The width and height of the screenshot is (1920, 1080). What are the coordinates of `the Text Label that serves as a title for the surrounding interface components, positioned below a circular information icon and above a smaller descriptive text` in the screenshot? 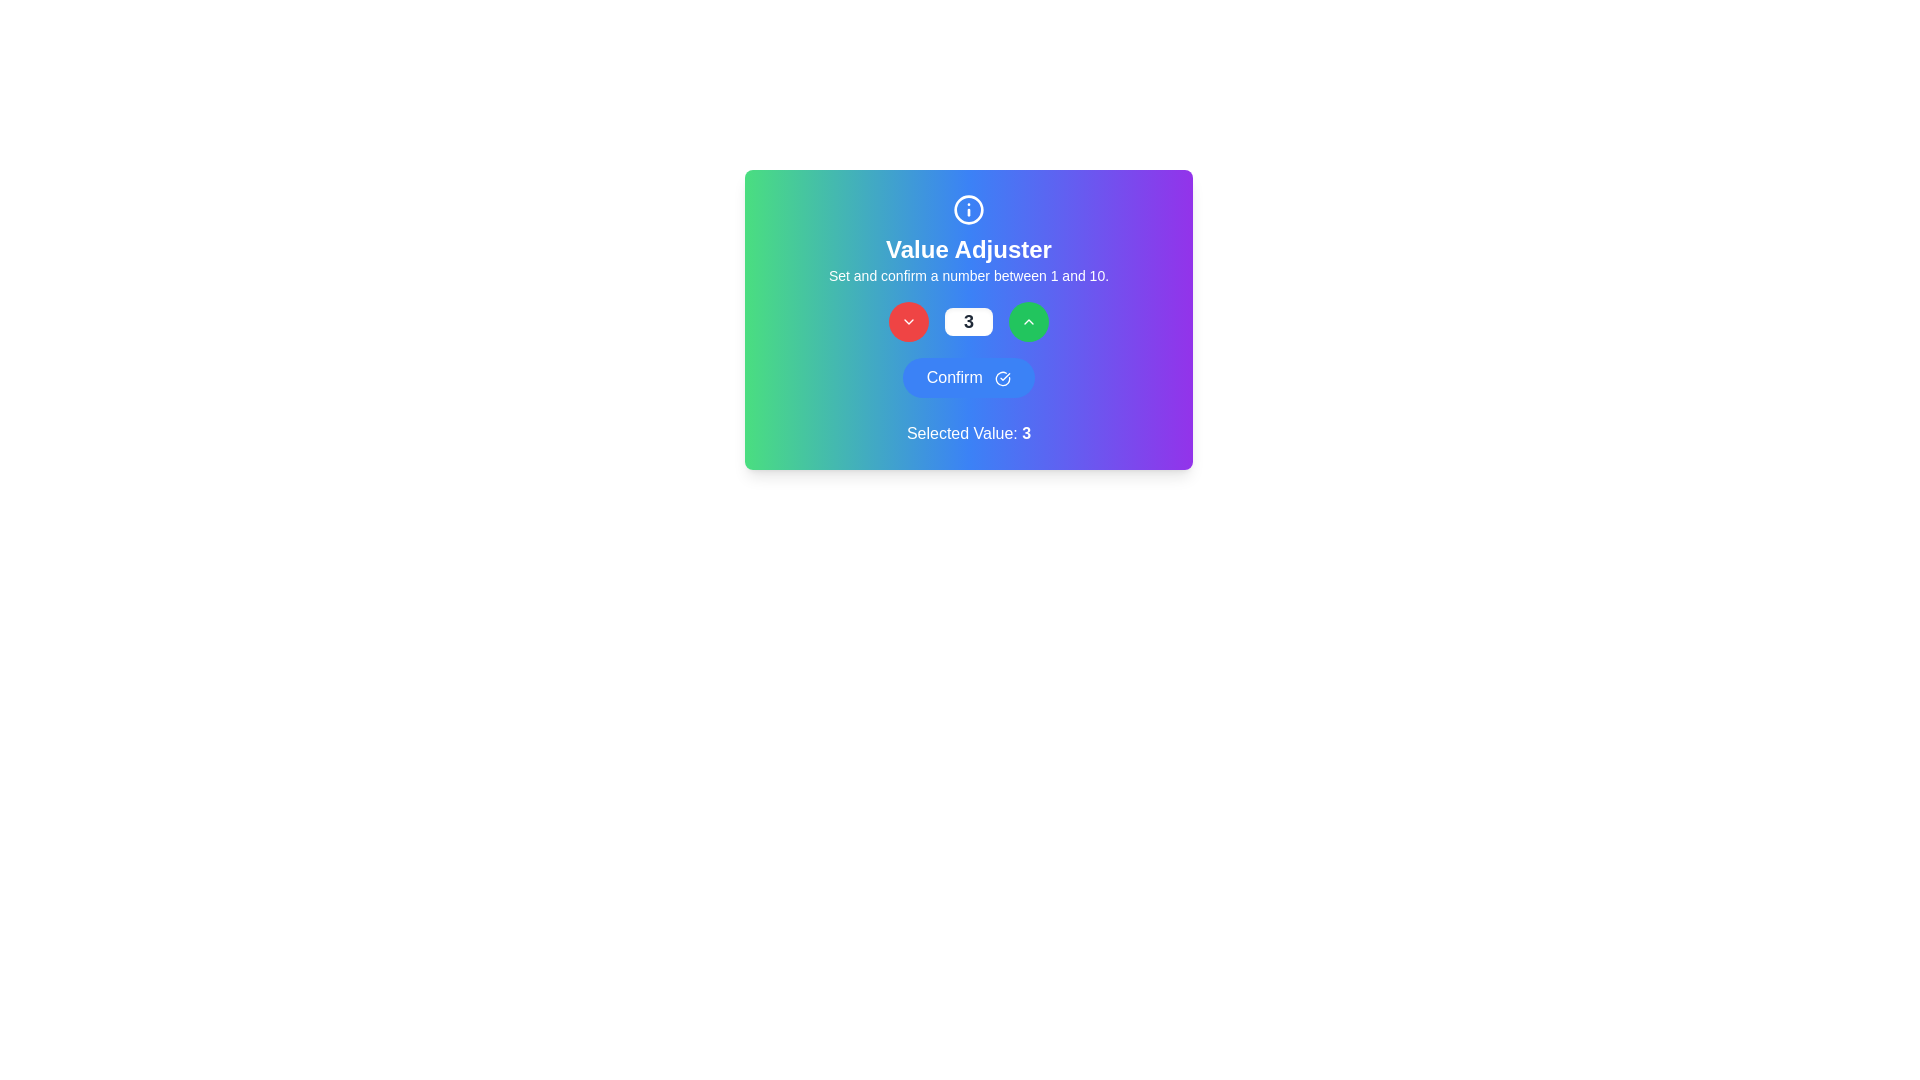 It's located at (969, 249).